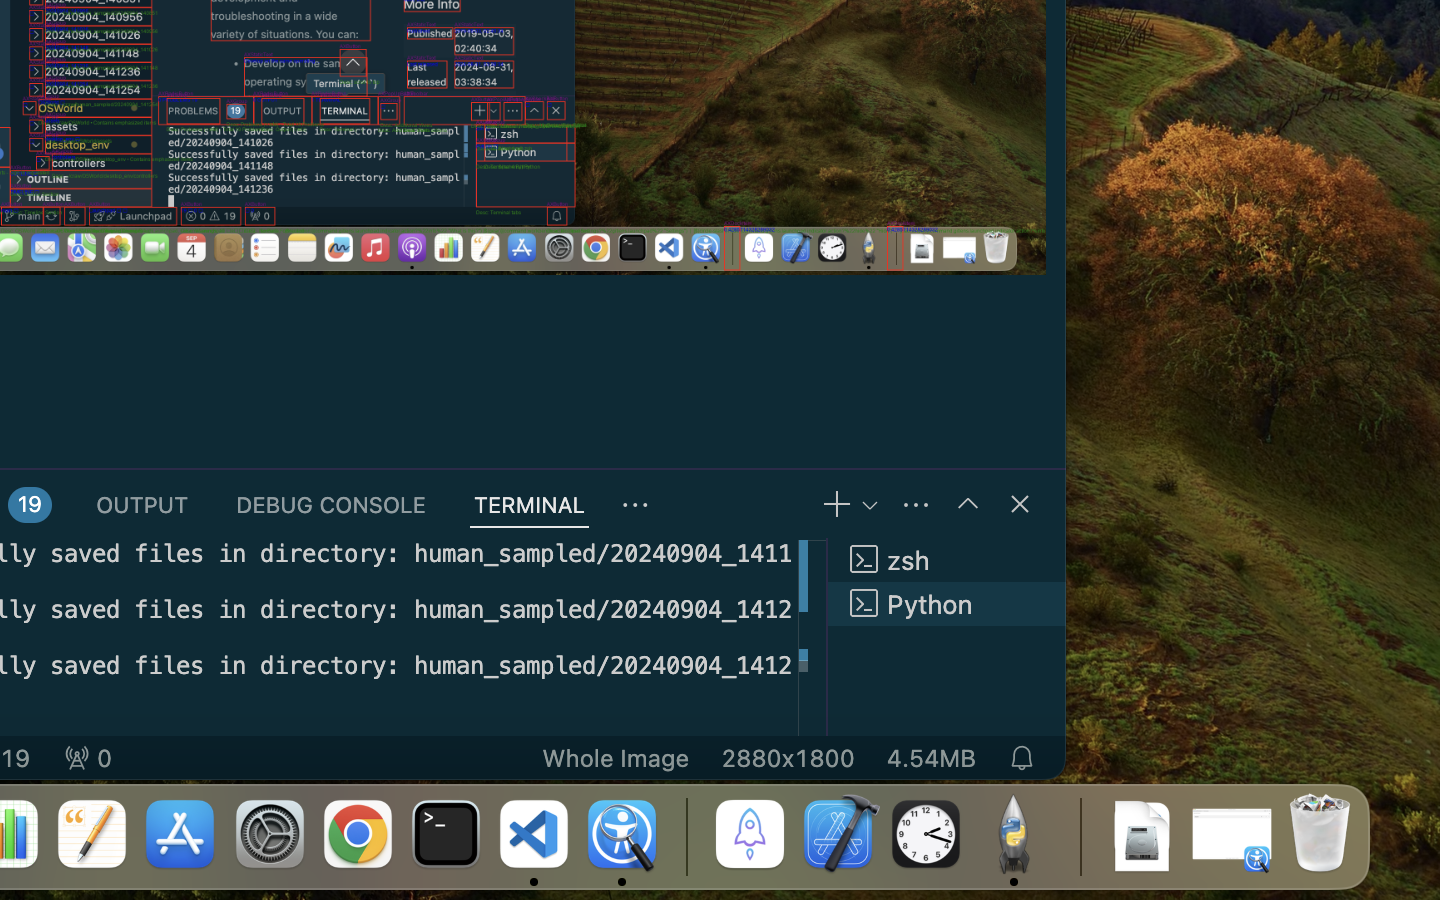  I want to click on '', so click(966, 503).